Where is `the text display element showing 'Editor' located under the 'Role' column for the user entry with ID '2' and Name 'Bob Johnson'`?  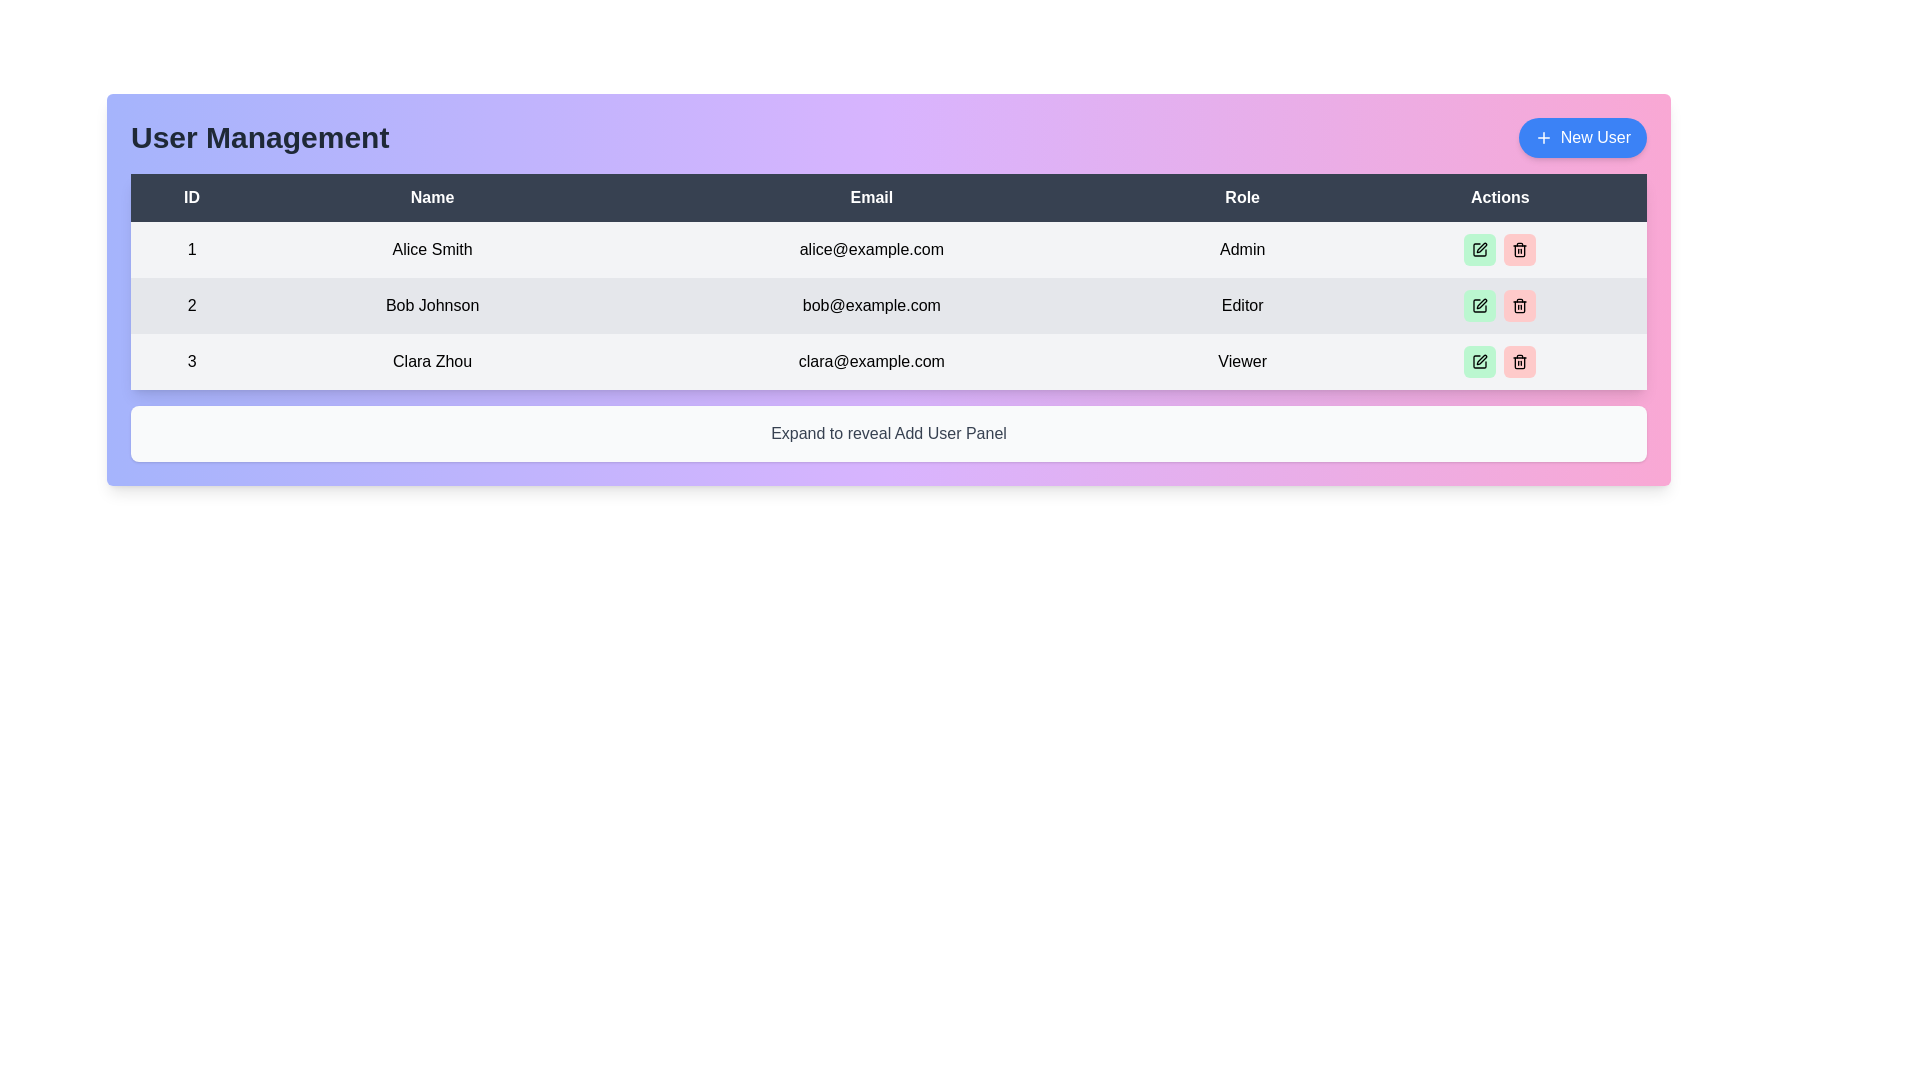
the text display element showing 'Editor' located under the 'Role' column for the user entry with ID '2' and Name 'Bob Johnson' is located at coordinates (1241, 305).